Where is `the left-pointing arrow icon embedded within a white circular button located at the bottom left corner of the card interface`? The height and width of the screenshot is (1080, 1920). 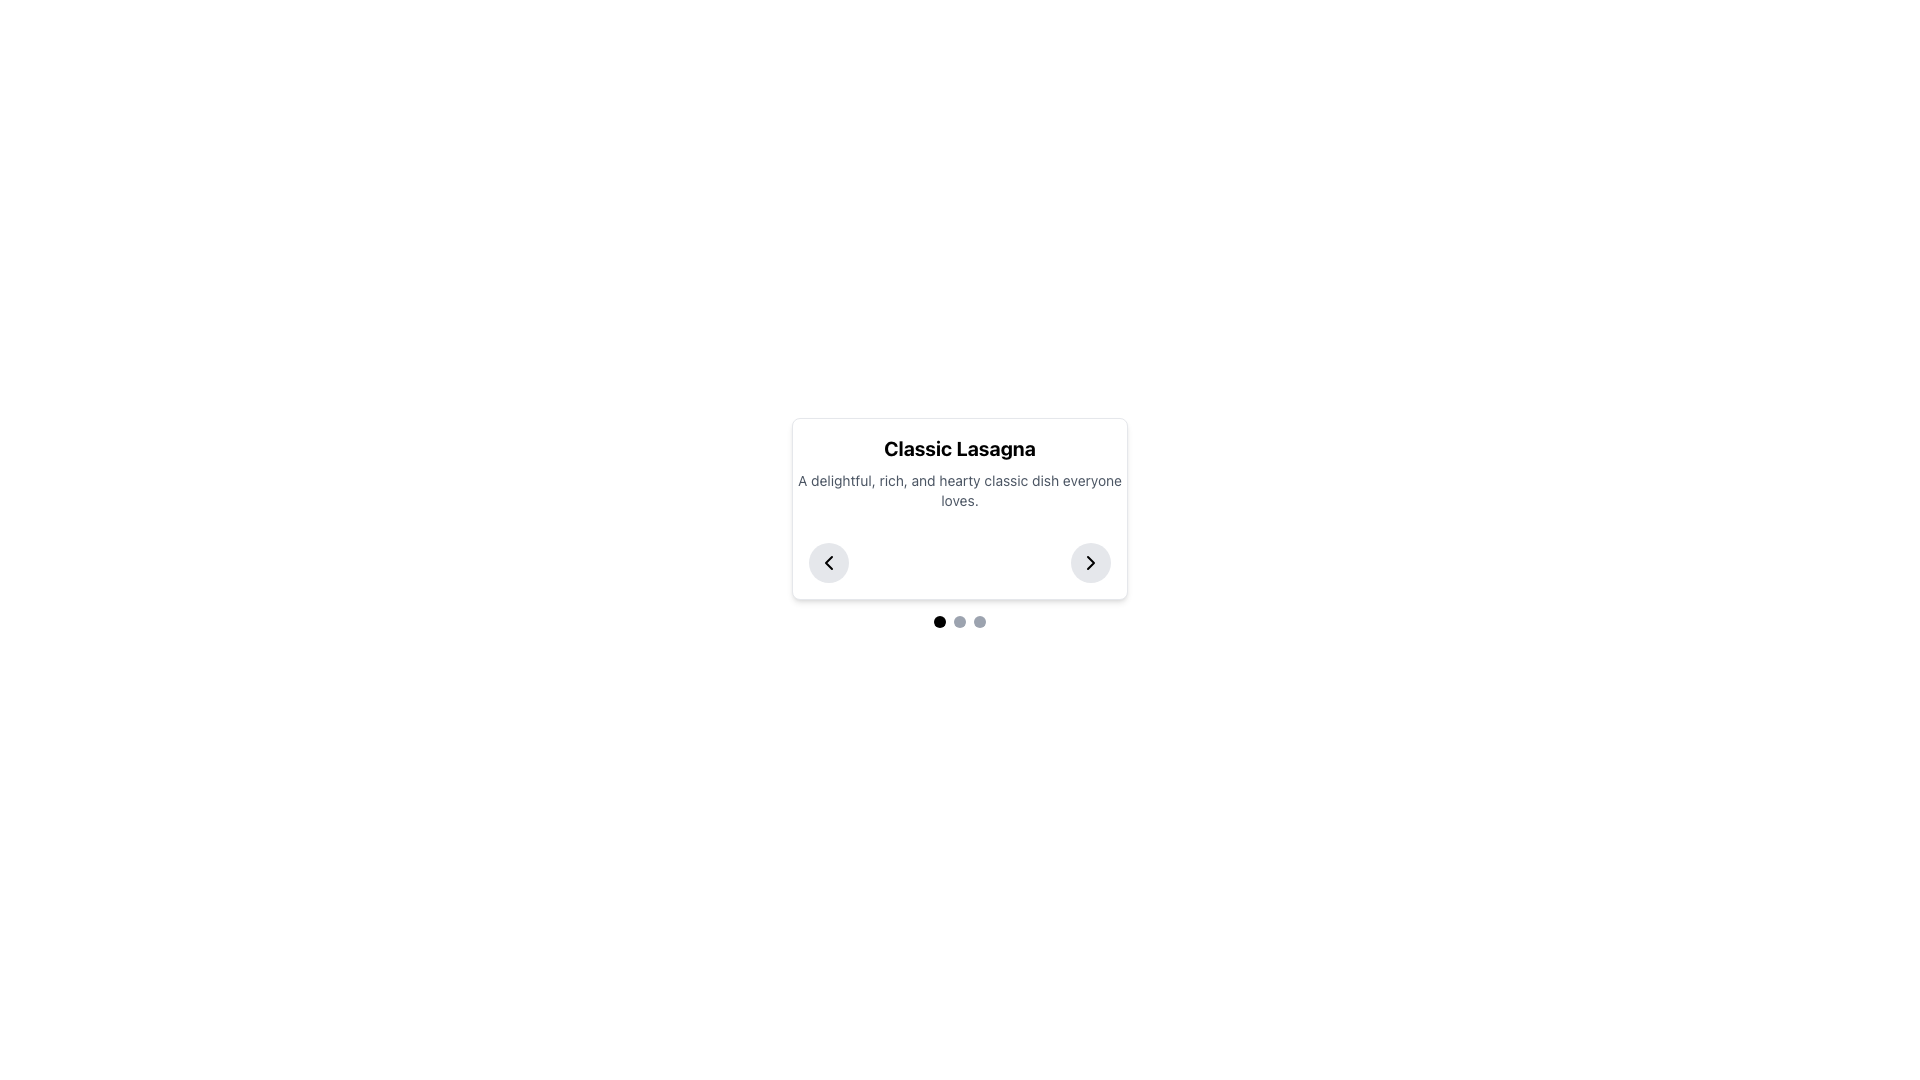
the left-pointing arrow icon embedded within a white circular button located at the bottom left corner of the card interface is located at coordinates (829, 563).